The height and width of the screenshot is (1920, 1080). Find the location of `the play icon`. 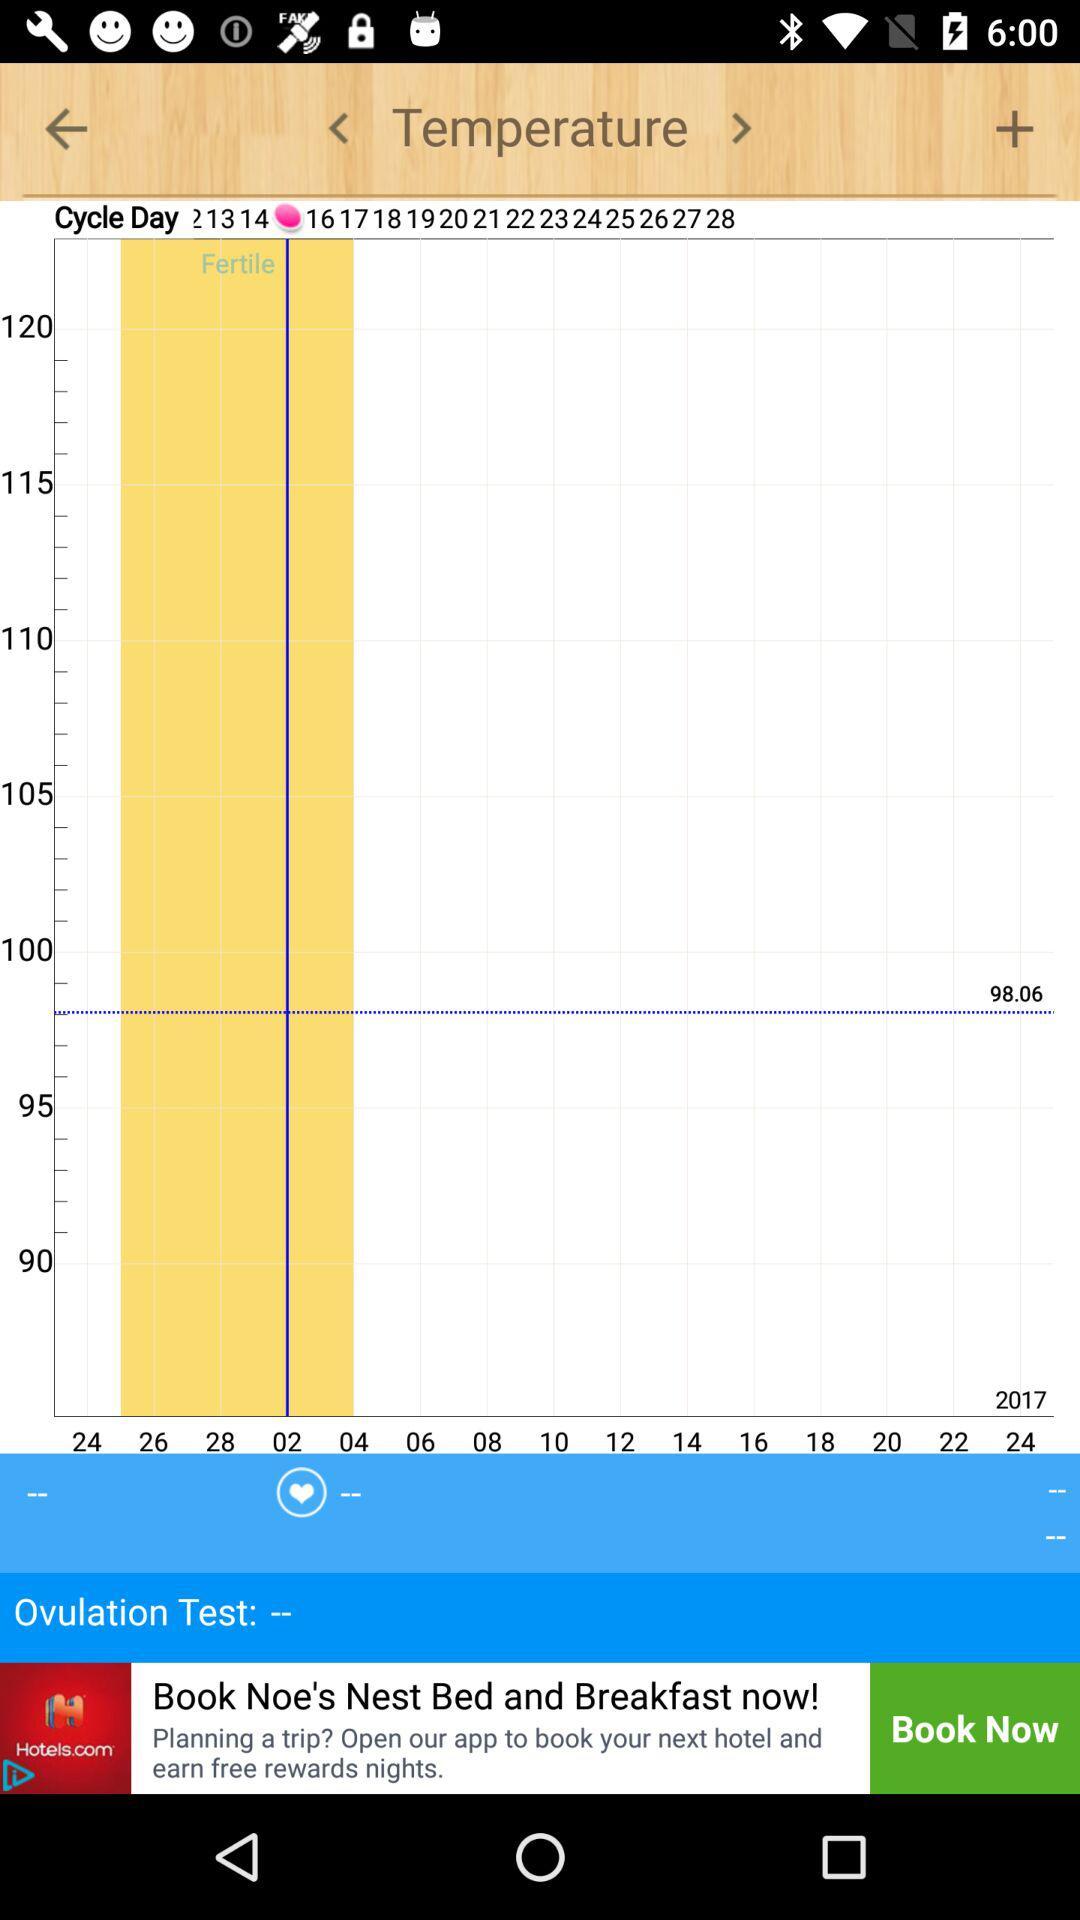

the play icon is located at coordinates (18, 1775).